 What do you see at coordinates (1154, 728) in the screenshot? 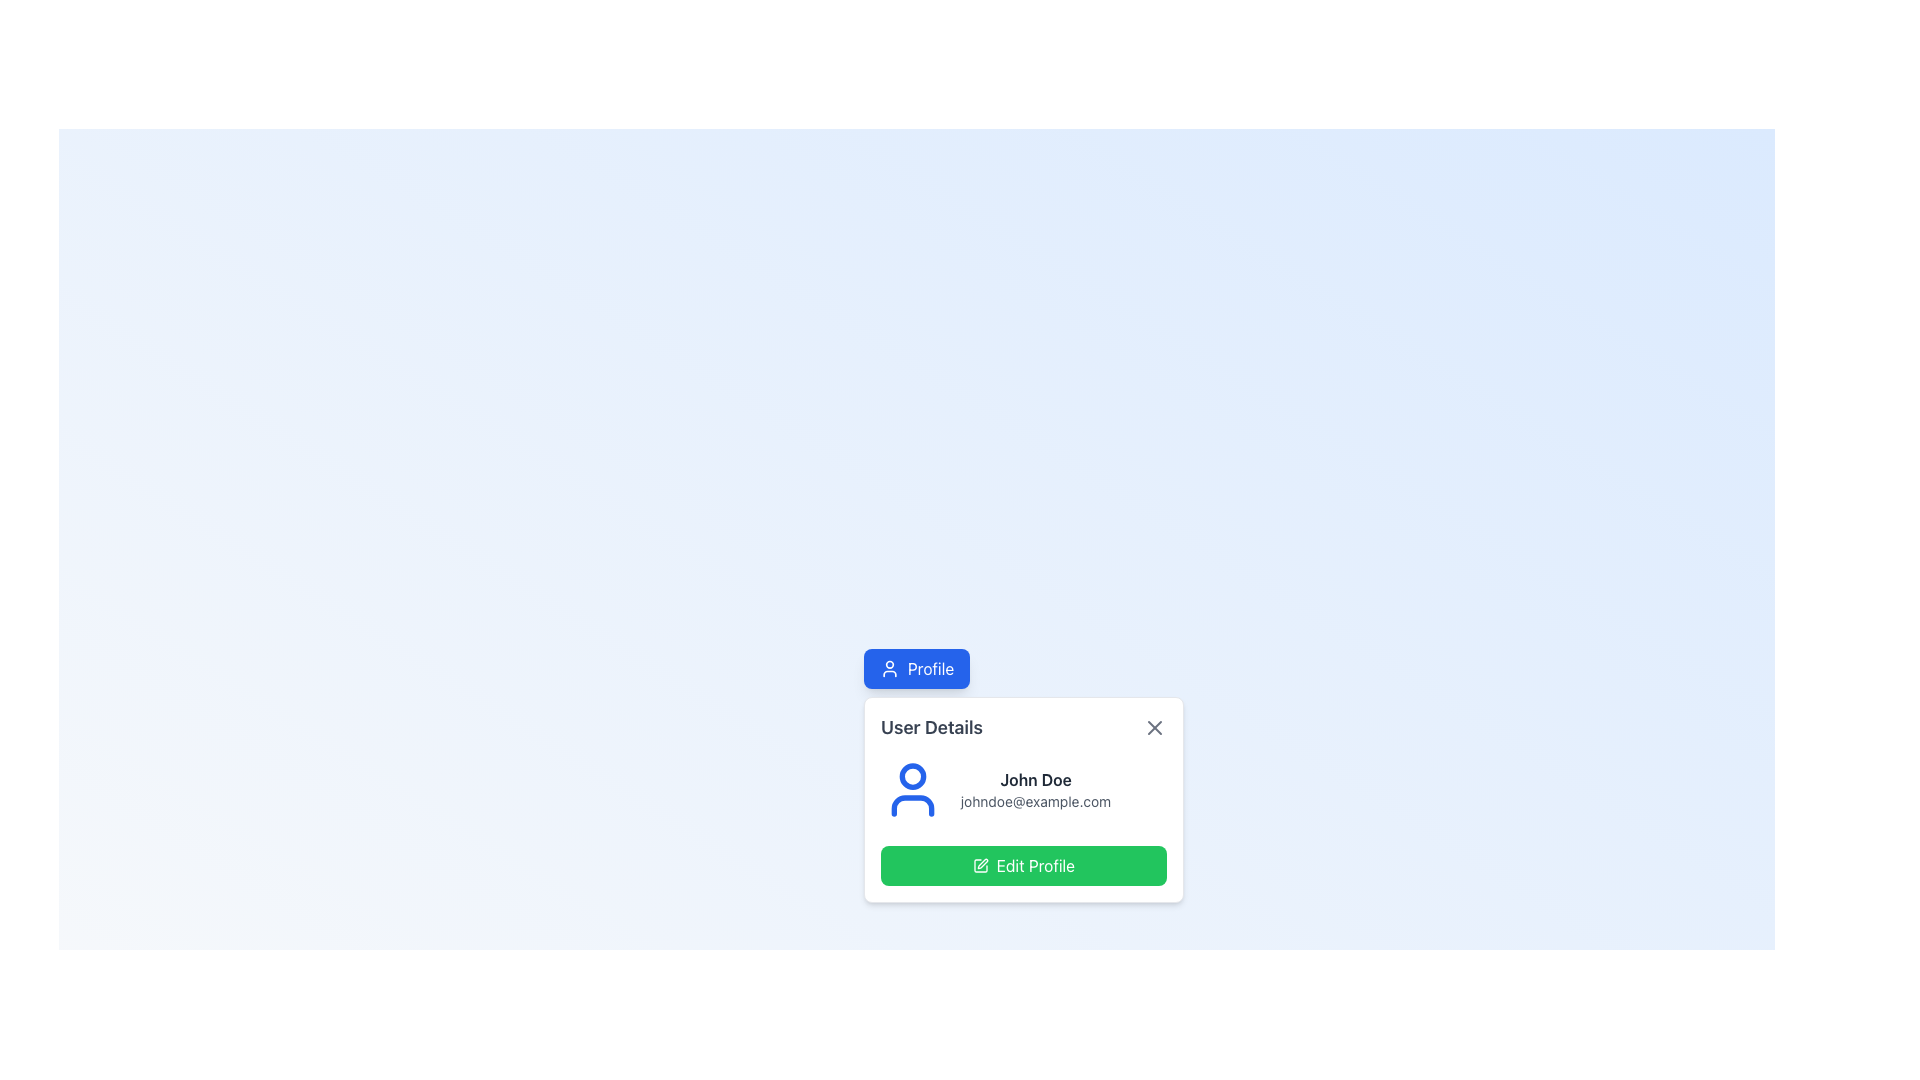
I see `the close ('X') button at the upper-right corner of the 'User Details' card` at bounding box center [1154, 728].